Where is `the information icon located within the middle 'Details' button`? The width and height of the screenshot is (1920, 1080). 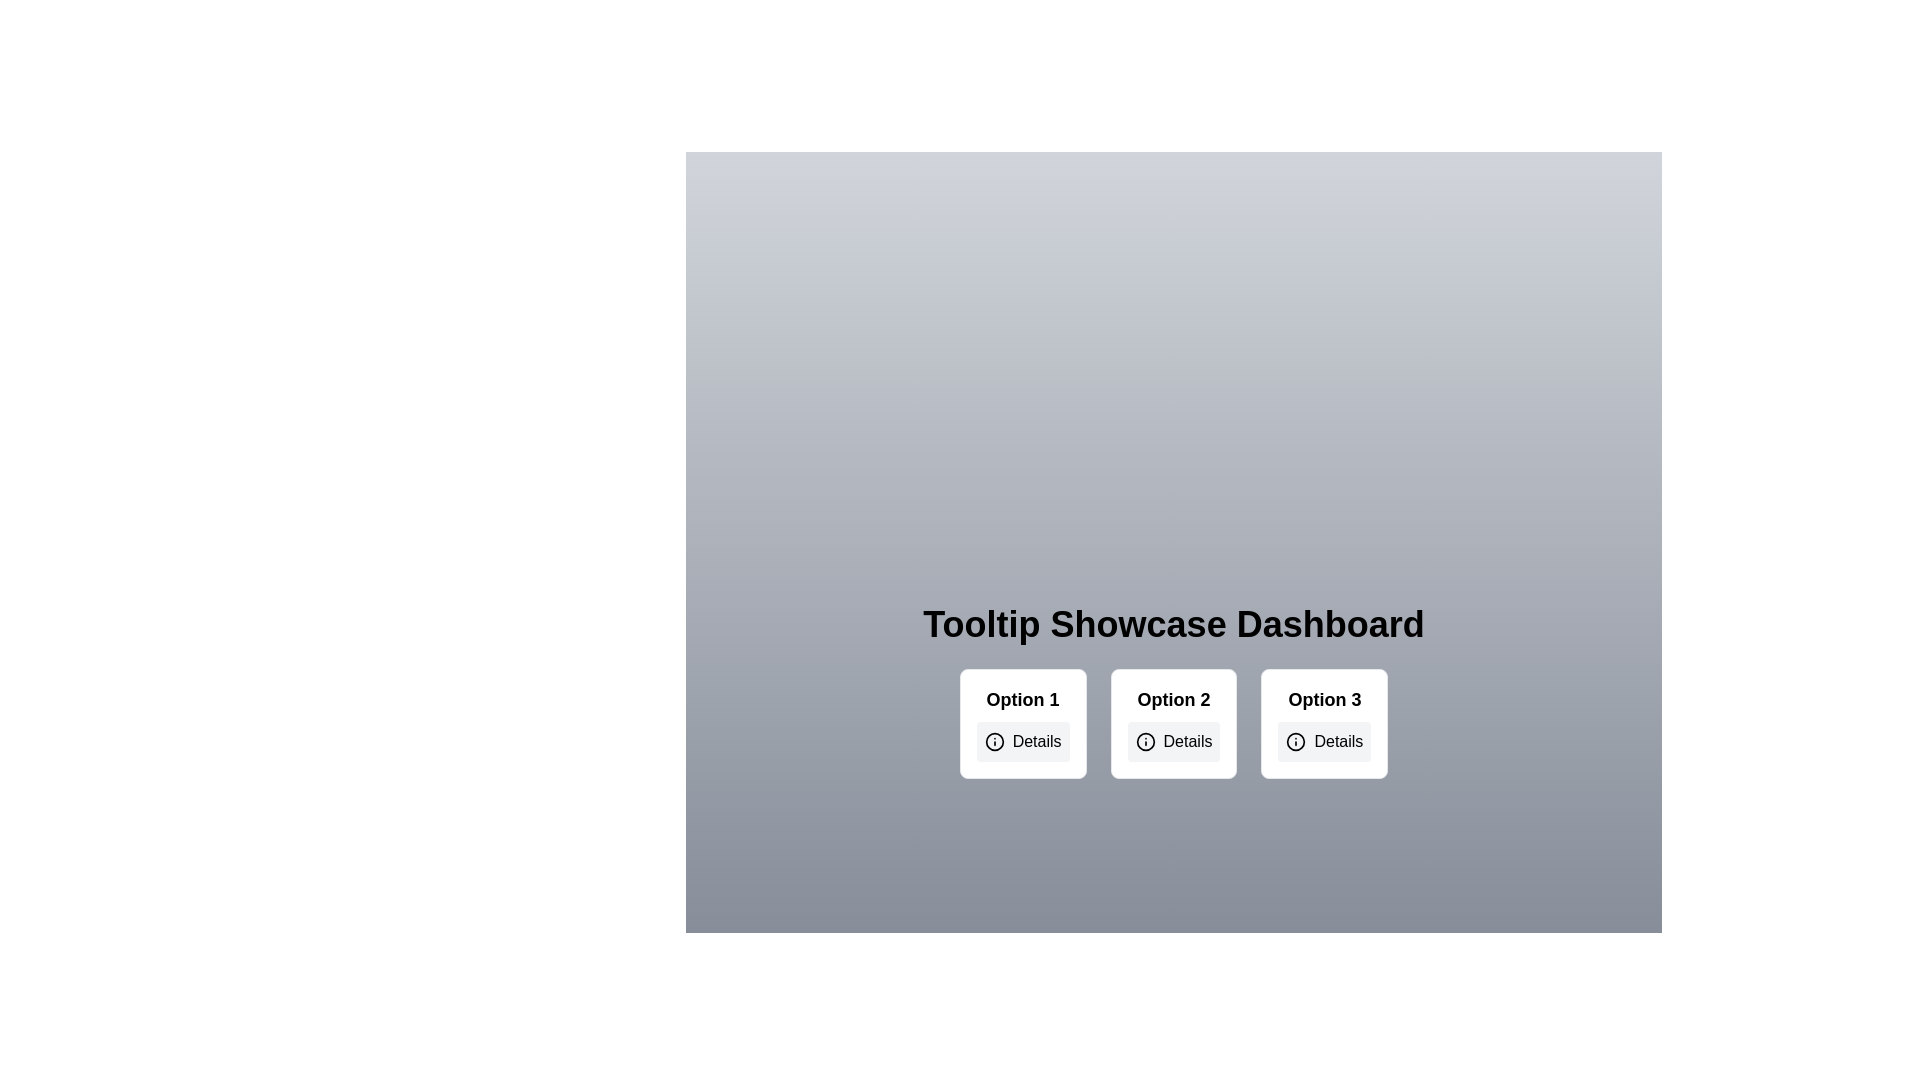 the information icon located within the middle 'Details' button is located at coordinates (1145, 741).